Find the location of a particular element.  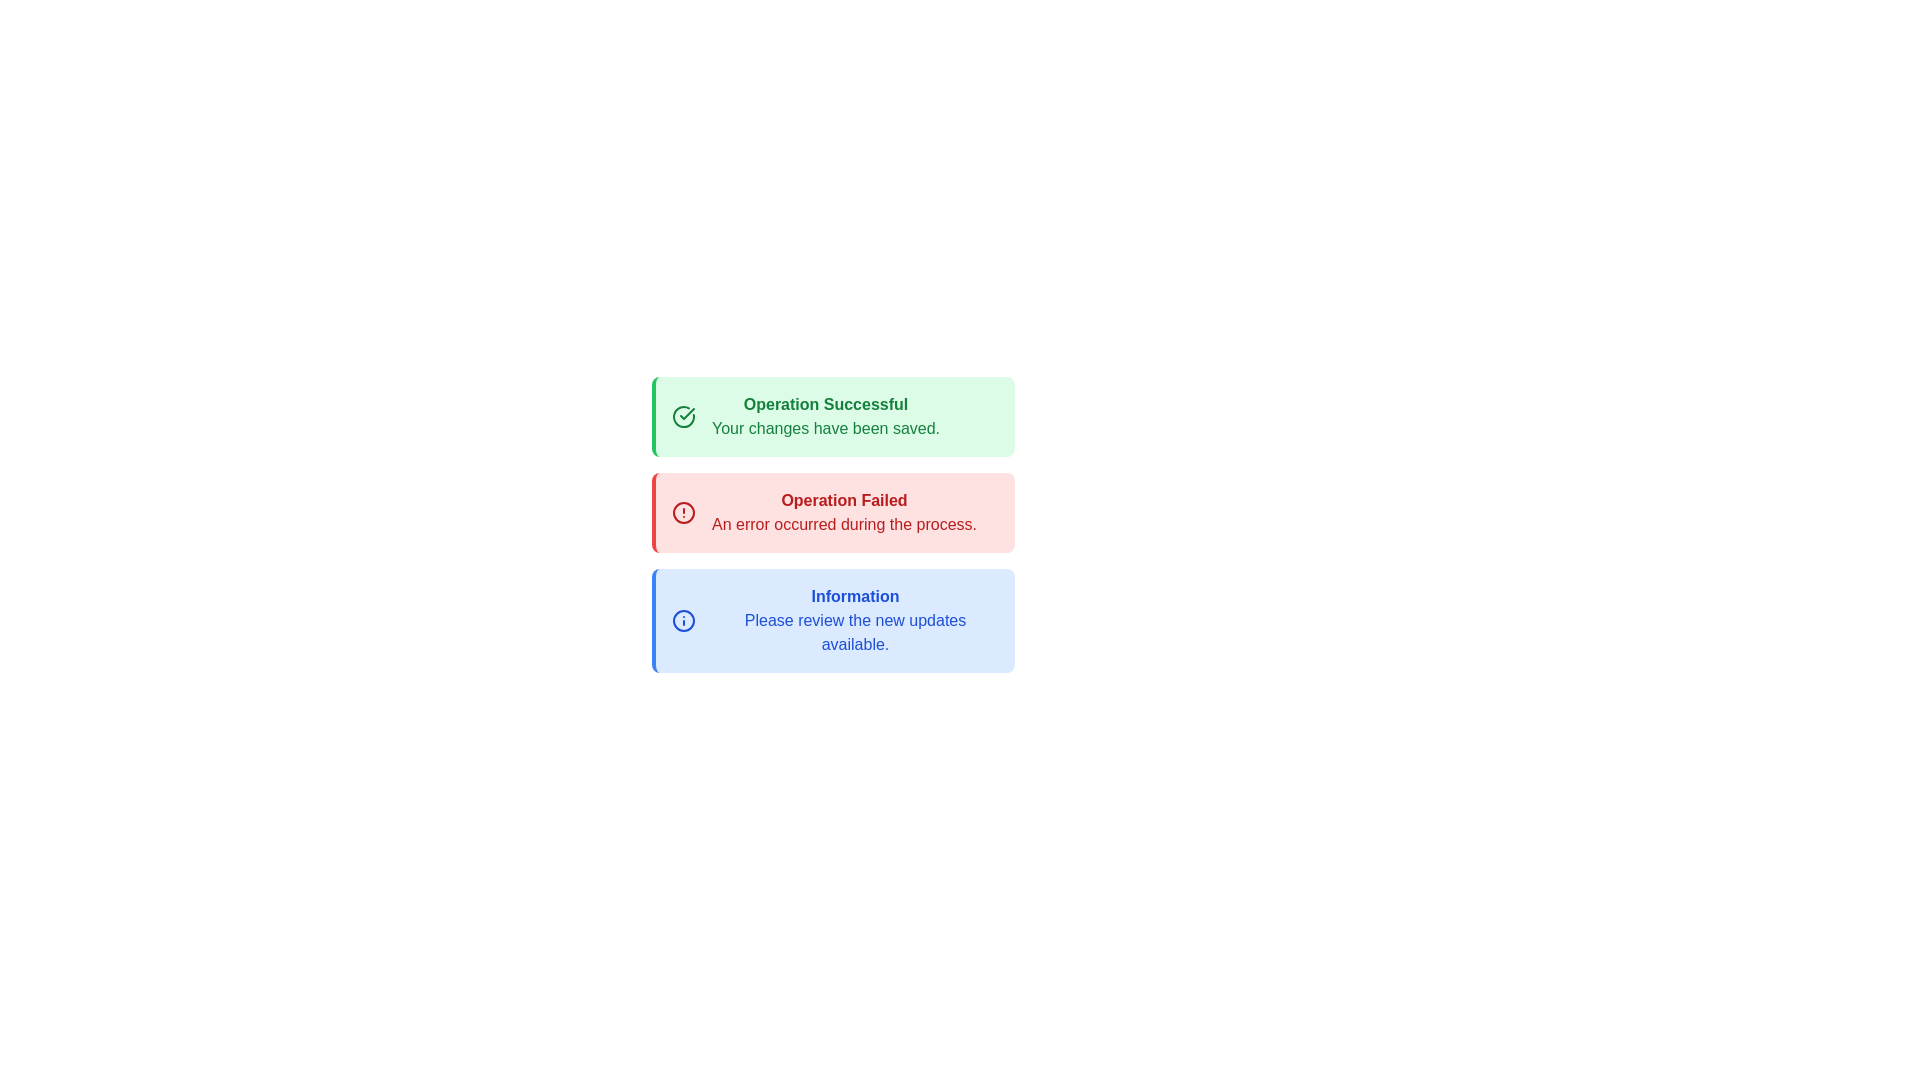

the informational text that displays messages about reviewing new updates, located in the blue notification box below the bold title 'Information' is located at coordinates (855, 632).